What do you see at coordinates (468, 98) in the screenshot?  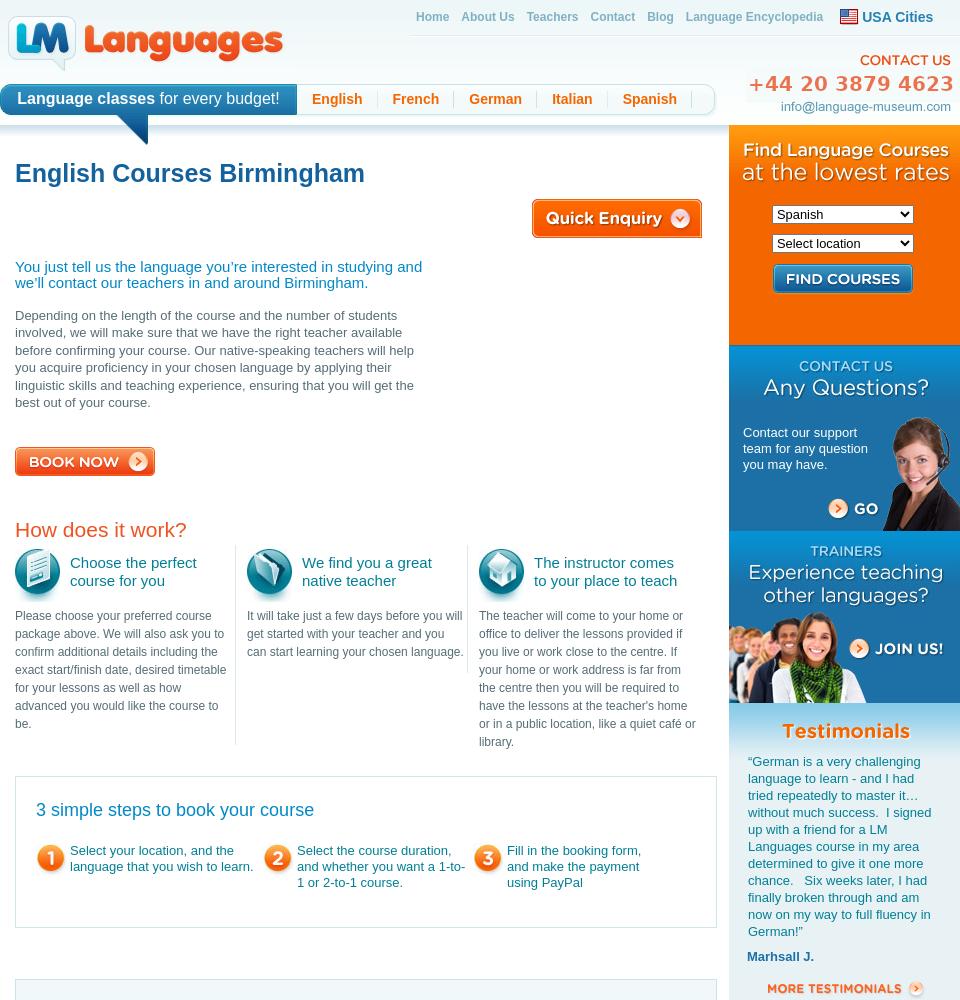 I see `'German'` at bounding box center [468, 98].